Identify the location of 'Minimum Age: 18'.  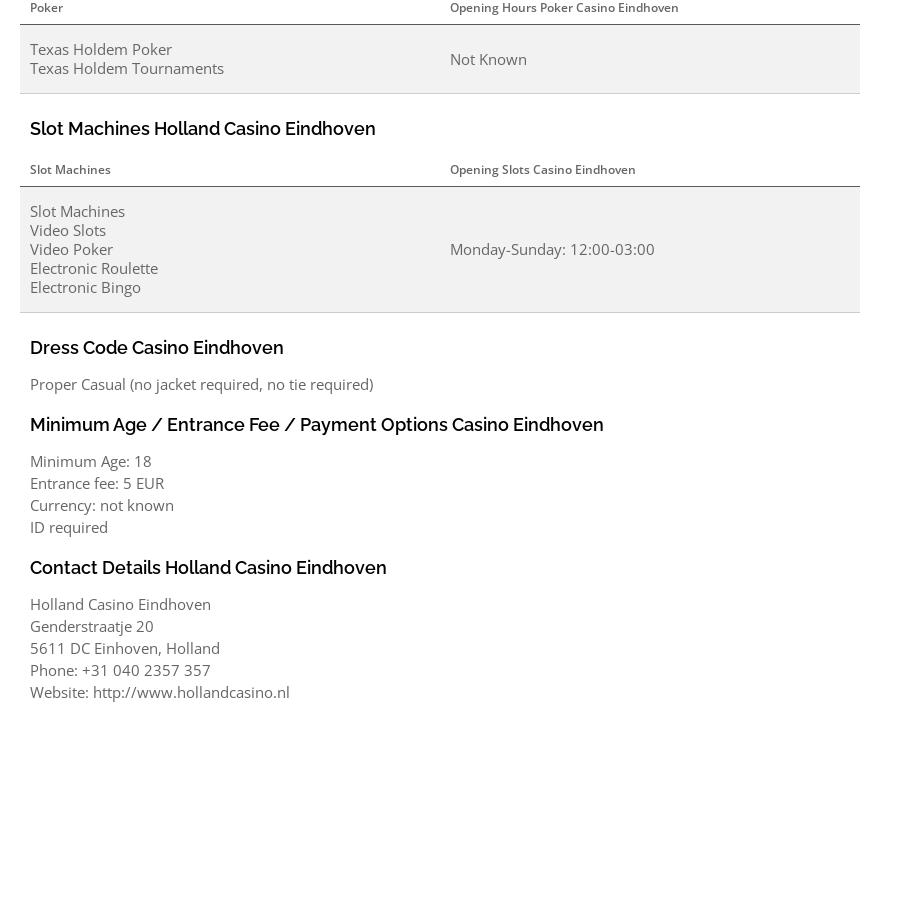
(89, 461).